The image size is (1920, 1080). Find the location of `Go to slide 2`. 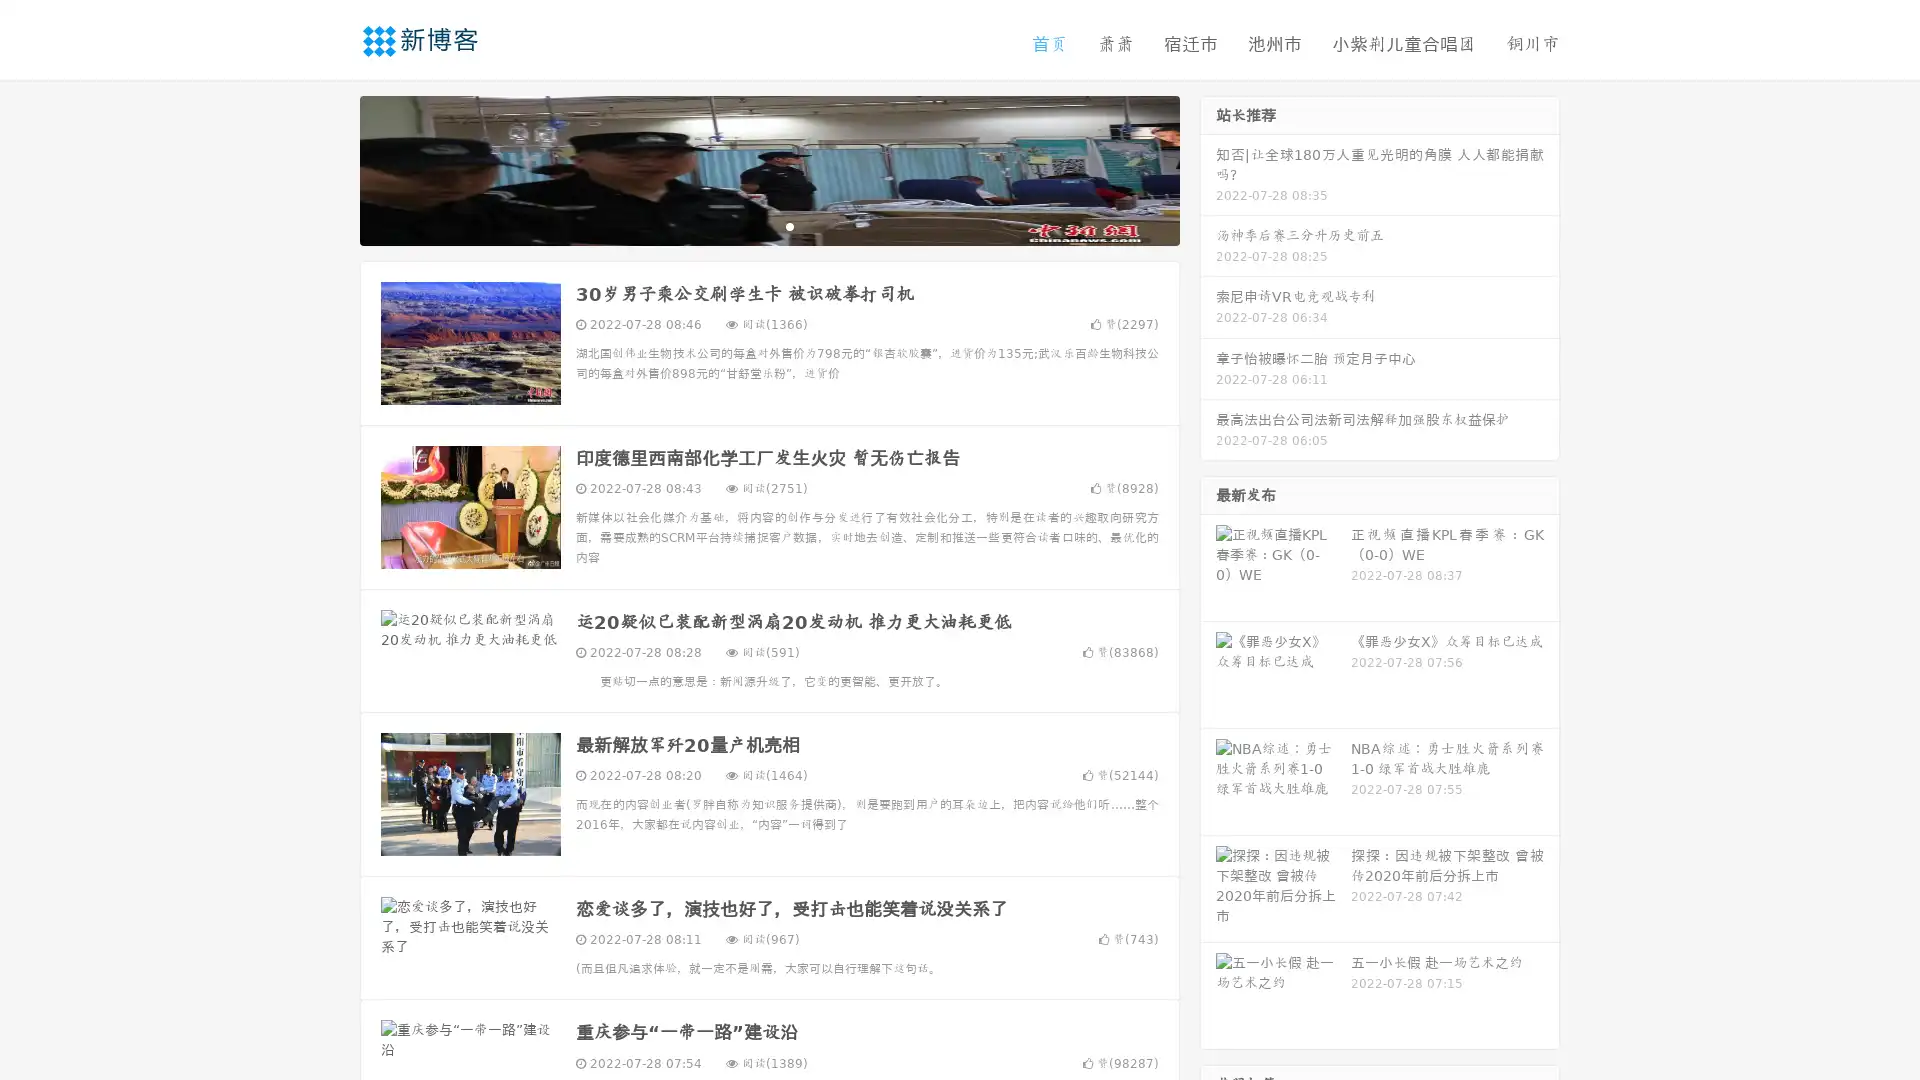

Go to slide 2 is located at coordinates (768, 225).